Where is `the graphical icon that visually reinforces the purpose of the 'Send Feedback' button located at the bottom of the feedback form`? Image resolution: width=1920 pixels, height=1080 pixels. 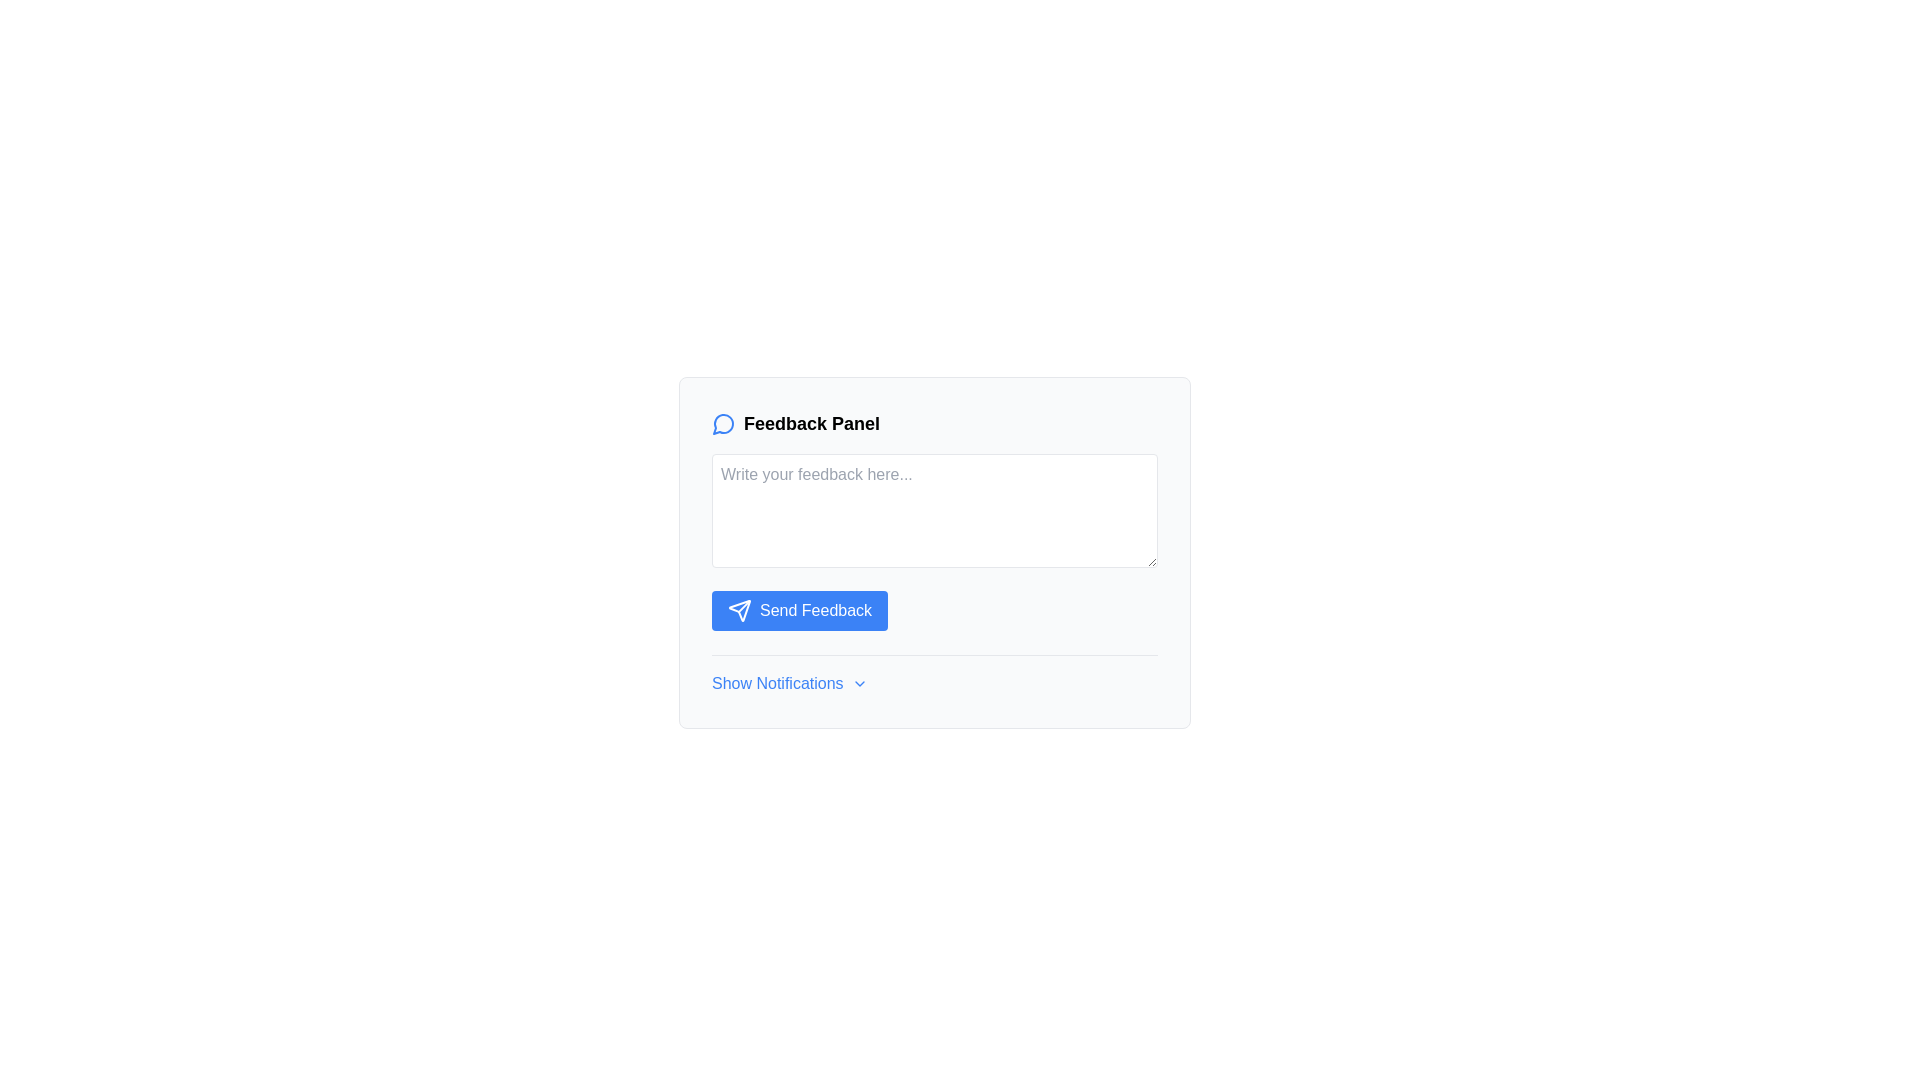 the graphical icon that visually reinforces the purpose of the 'Send Feedback' button located at the bottom of the feedback form is located at coordinates (738, 609).